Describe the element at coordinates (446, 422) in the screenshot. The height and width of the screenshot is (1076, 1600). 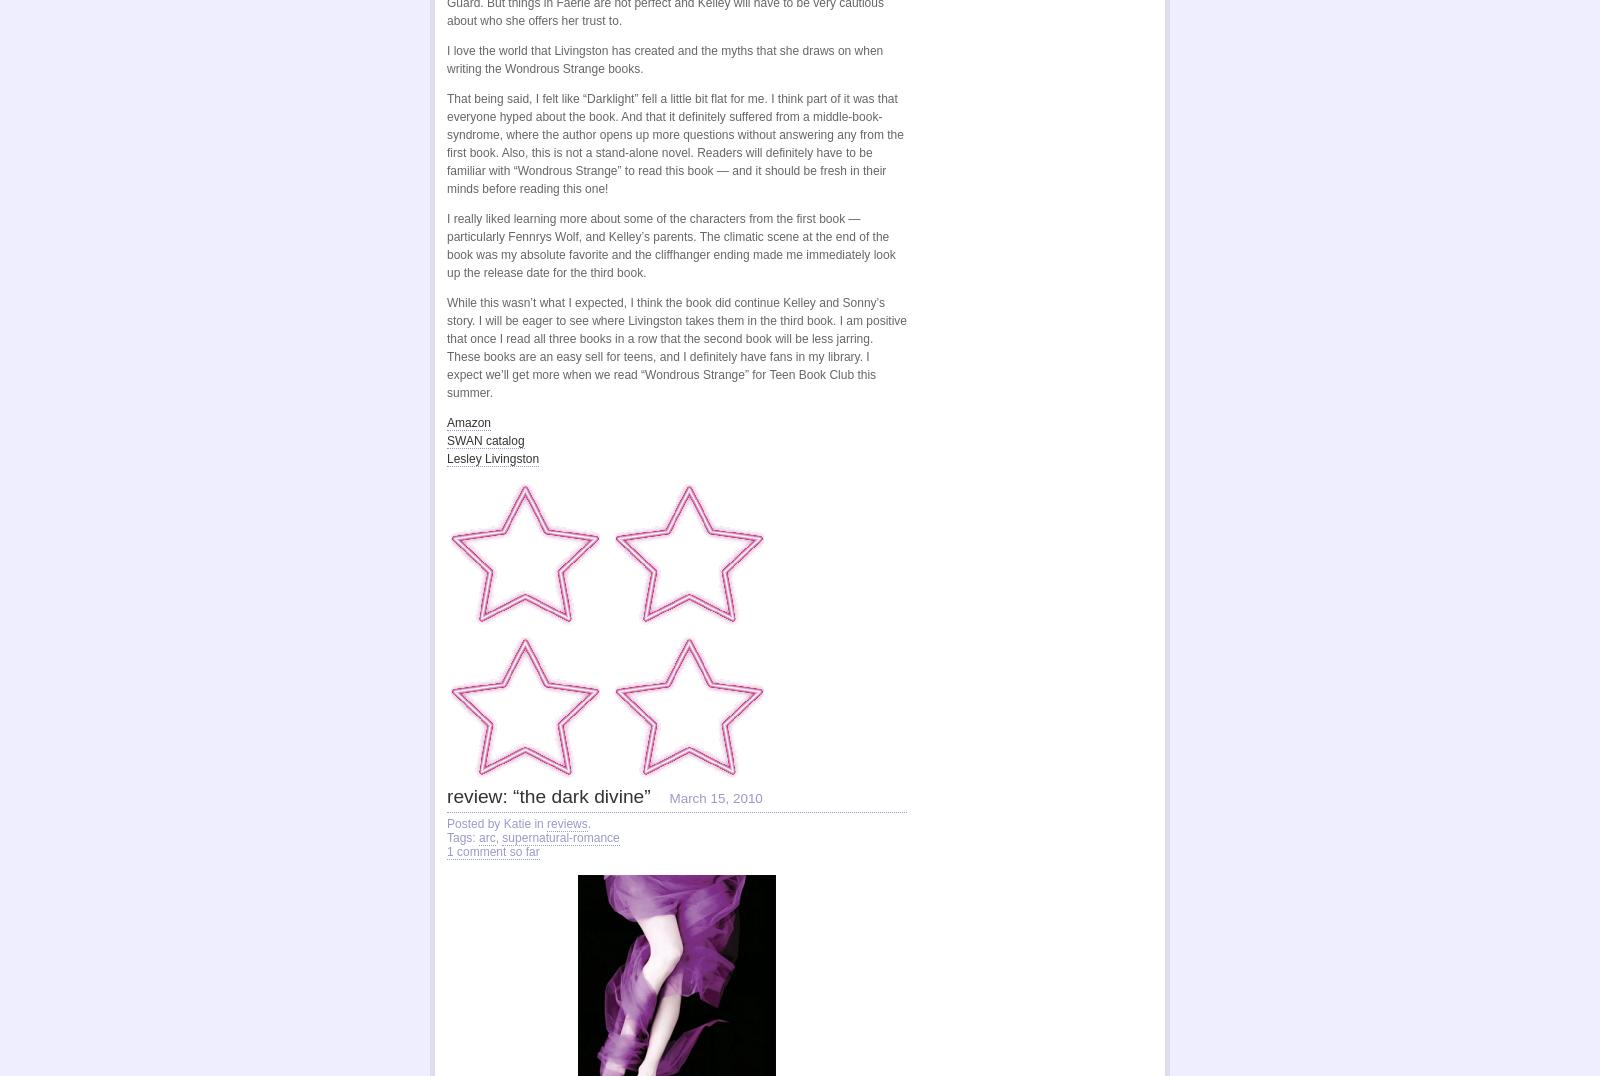
I see `'Amazon'` at that location.